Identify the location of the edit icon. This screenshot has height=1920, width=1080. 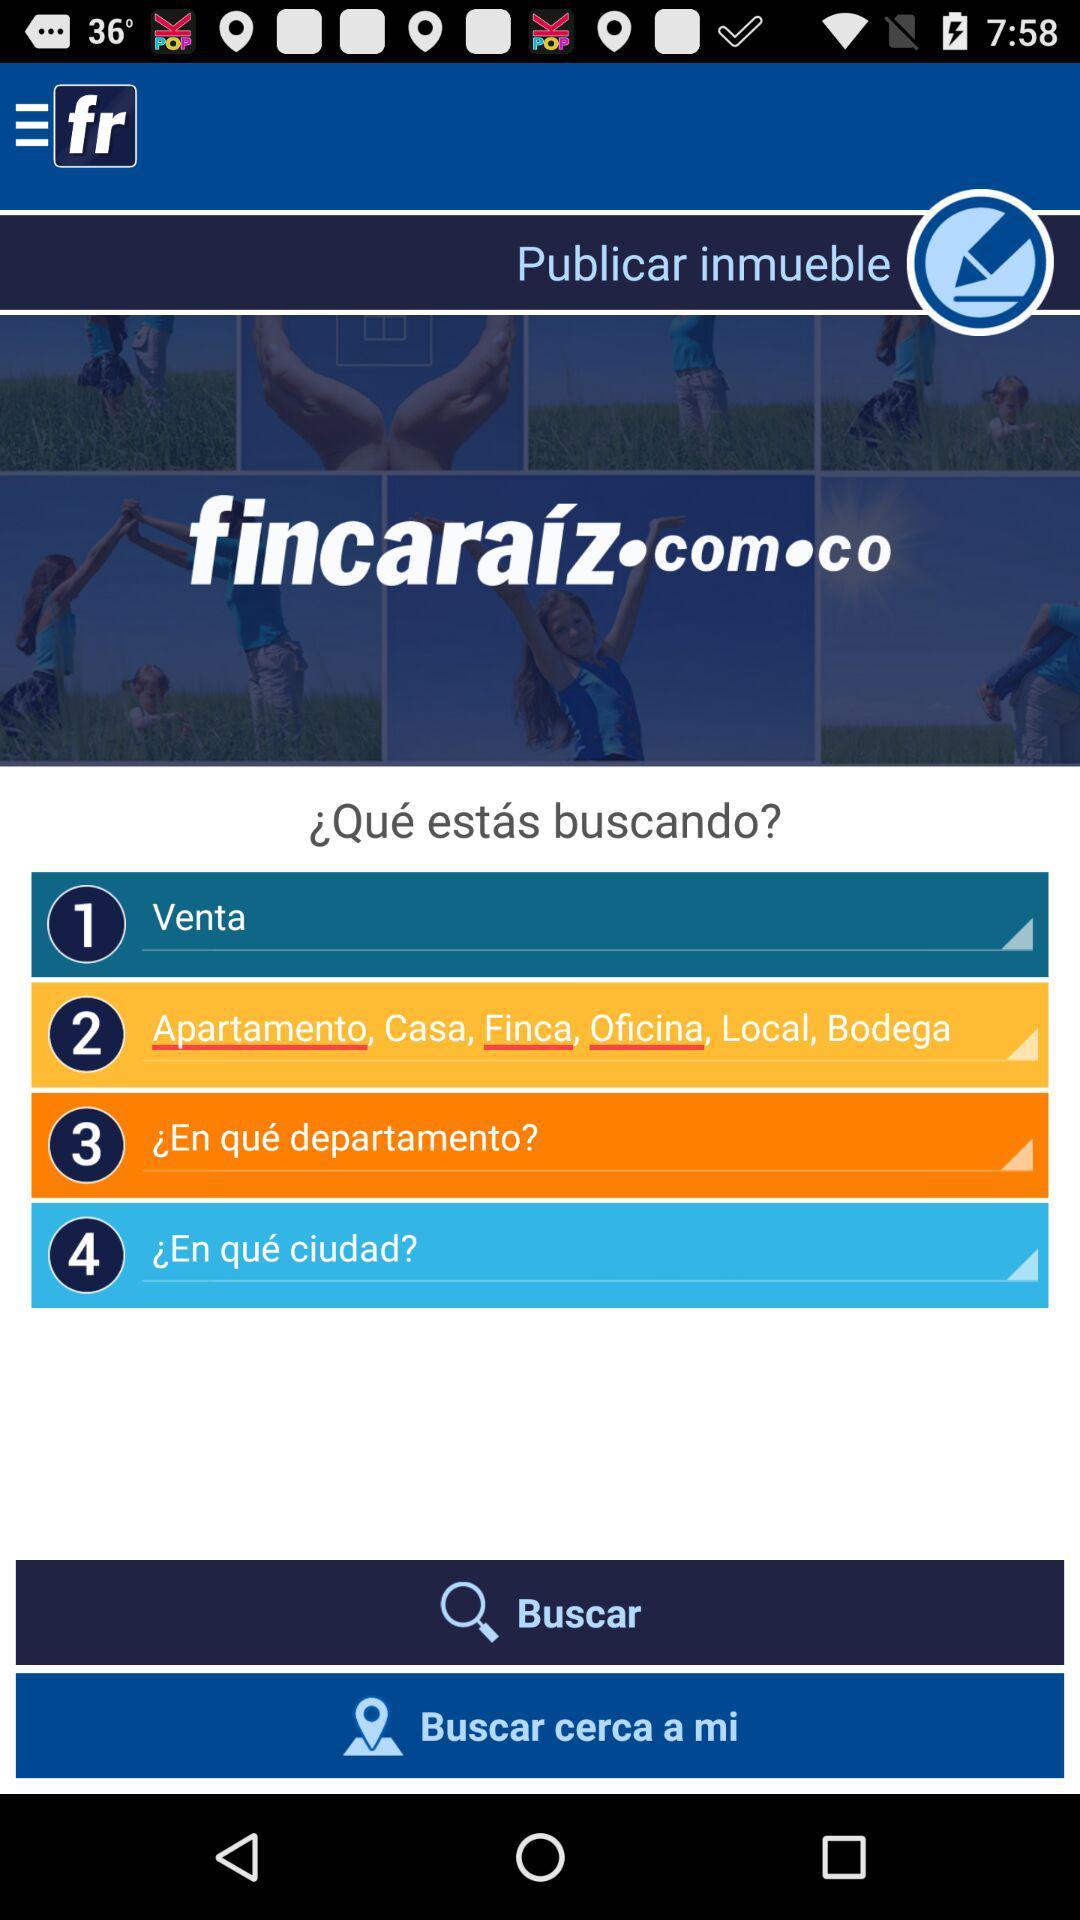
(979, 279).